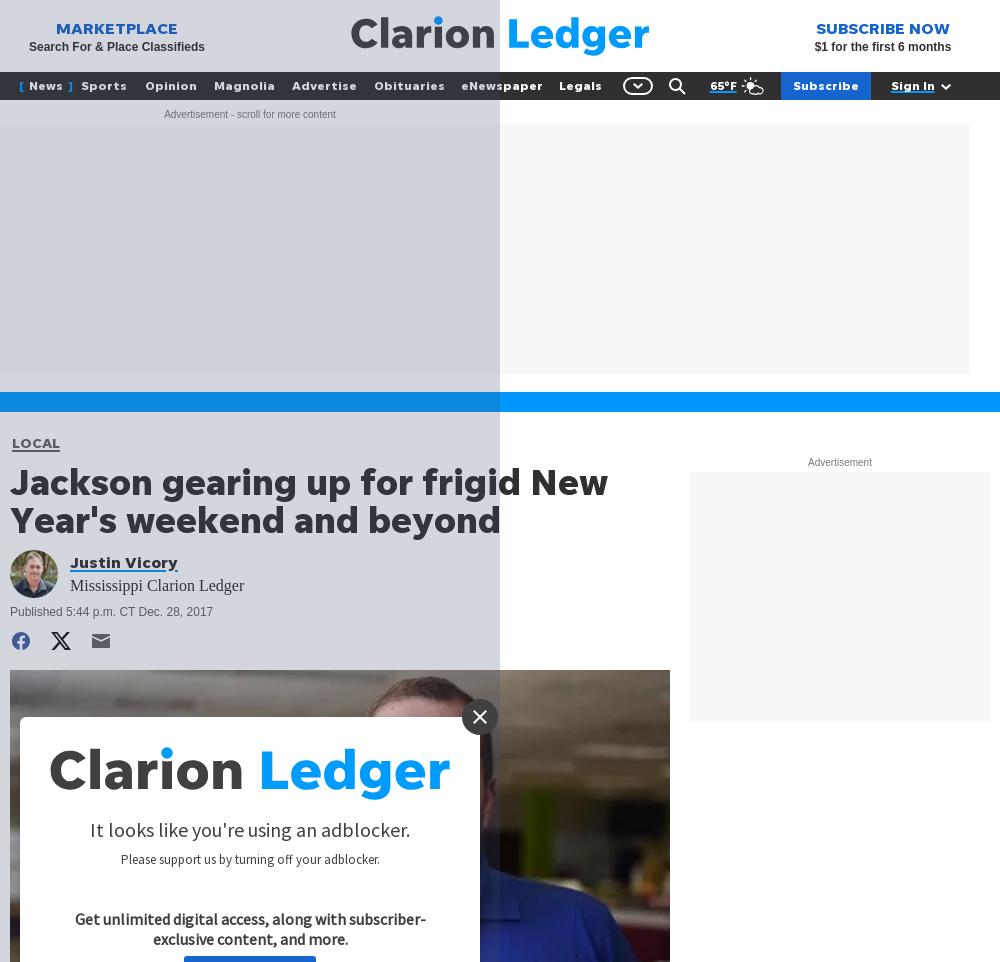 This screenshot has width=1000, height=962. I want to click on 'Please support us by turning off your adblocker.', so click(248, 859).